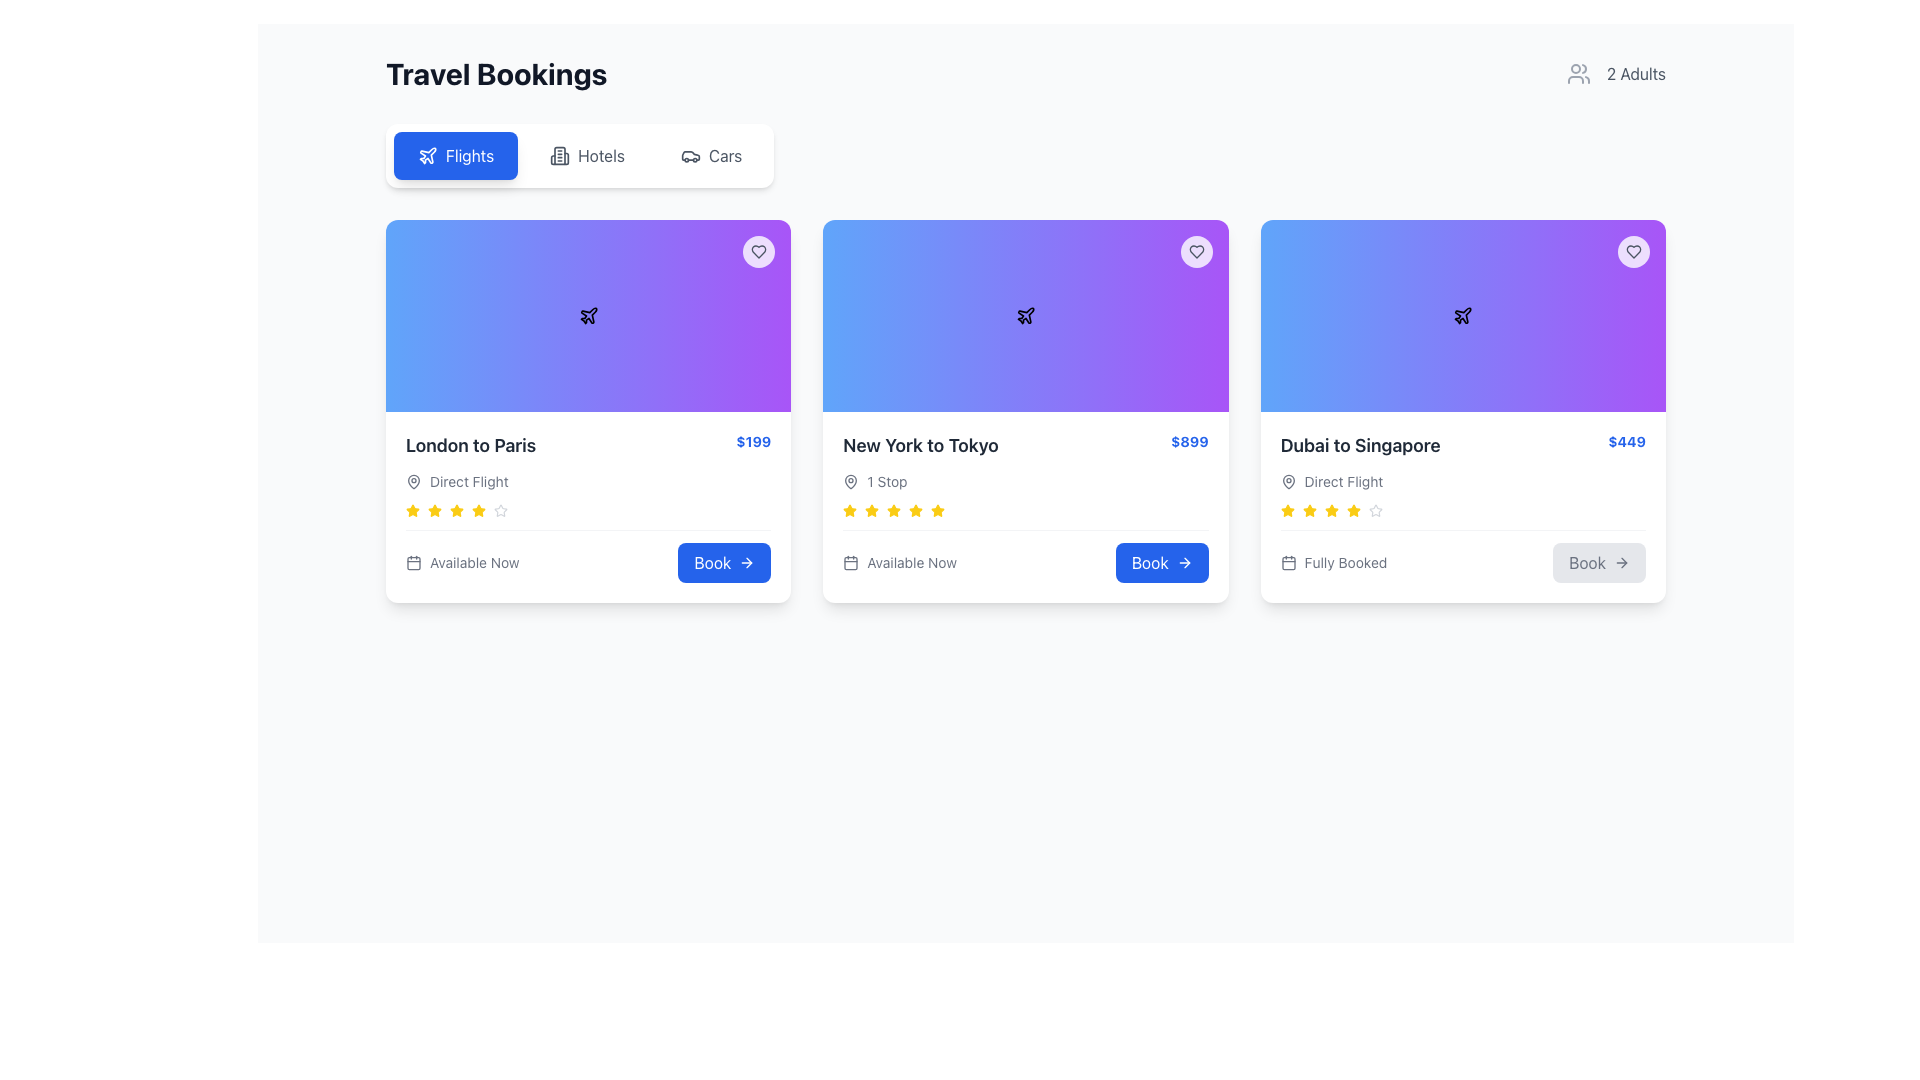 Image resolution: width=1920 pixels, height=1080 pixels. What do you see at coordinates (1463, 315) in the screenshot?
I see `the decorative plane icon located in the upper section of the 'Dubai to Singapore' travel booking card` at bounding box center [1463, 315].